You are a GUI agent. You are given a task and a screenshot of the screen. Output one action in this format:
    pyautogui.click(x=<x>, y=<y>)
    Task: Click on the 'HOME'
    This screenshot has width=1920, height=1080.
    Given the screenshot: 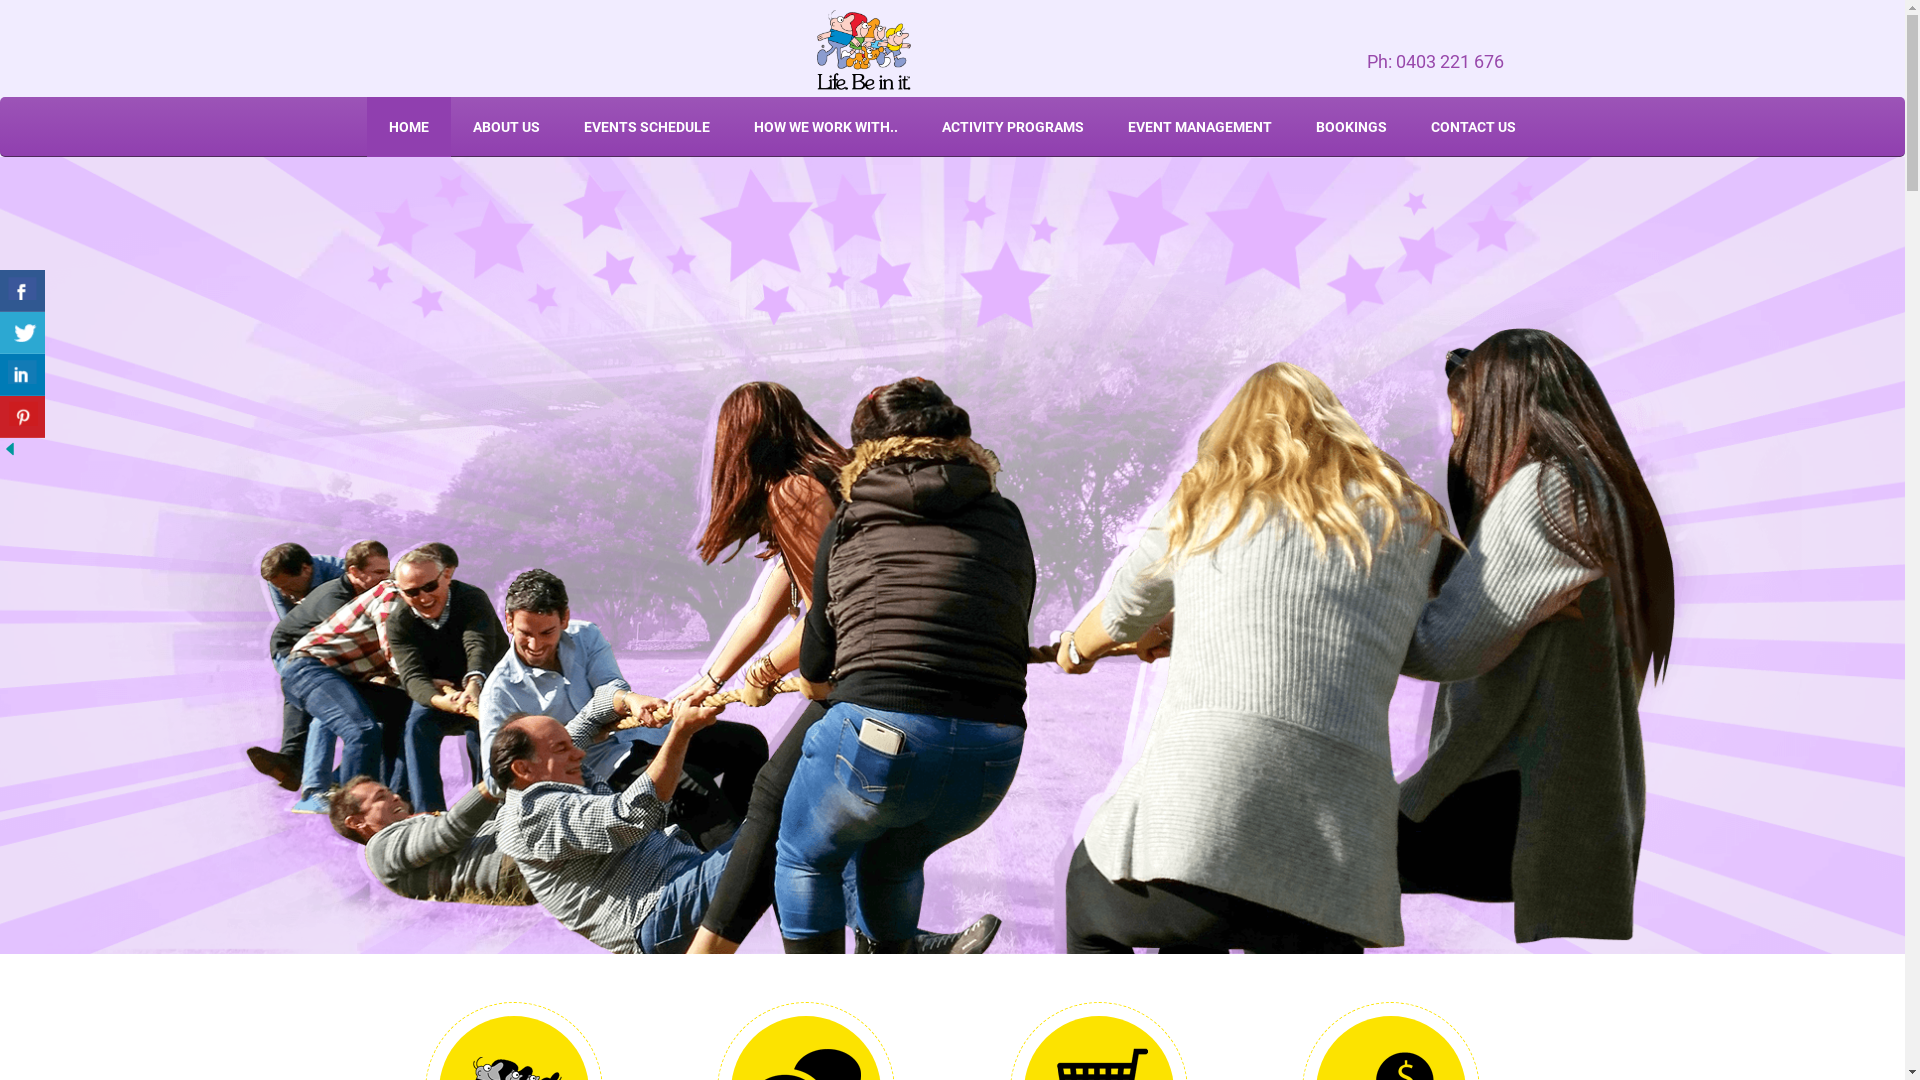 What is the action you would take?
    pyautogui.click(x=407, y=127)
    